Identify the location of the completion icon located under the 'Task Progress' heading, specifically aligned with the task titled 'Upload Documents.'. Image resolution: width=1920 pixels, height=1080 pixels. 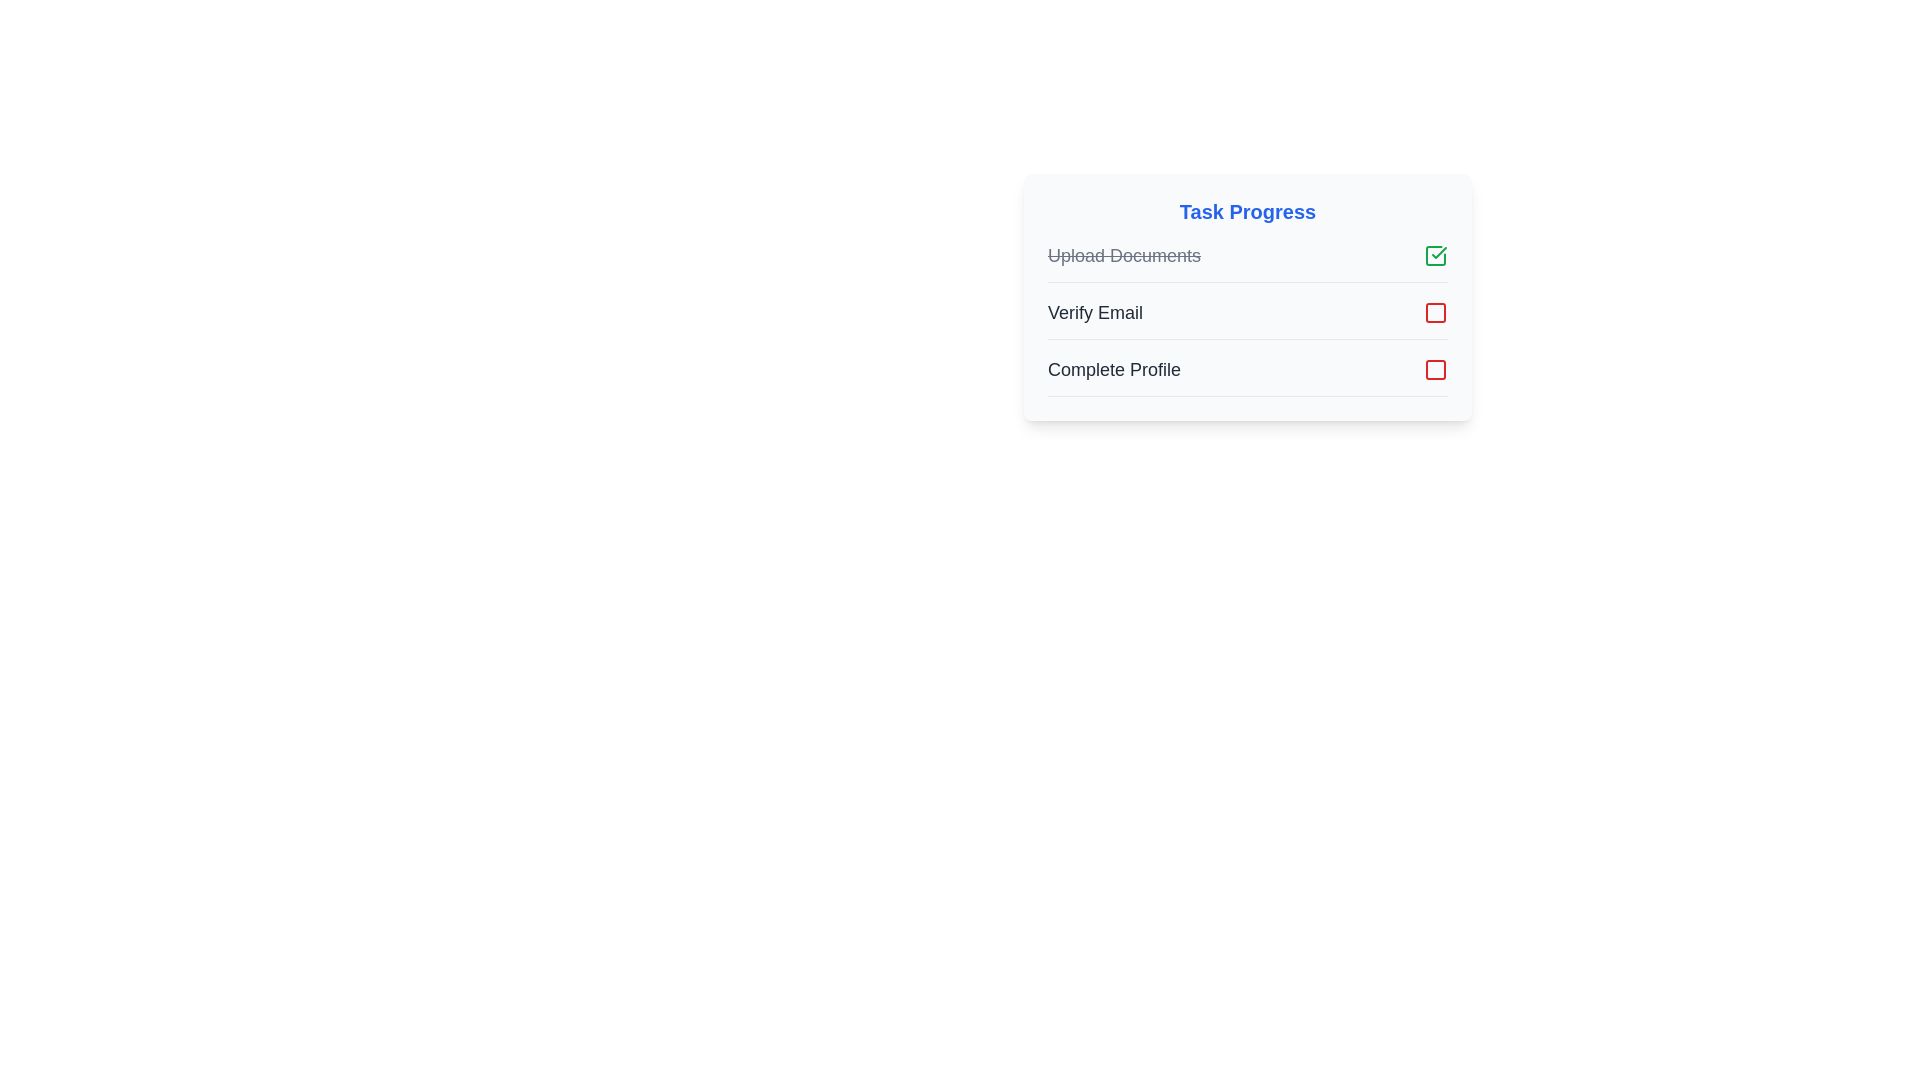
(1438, 252).